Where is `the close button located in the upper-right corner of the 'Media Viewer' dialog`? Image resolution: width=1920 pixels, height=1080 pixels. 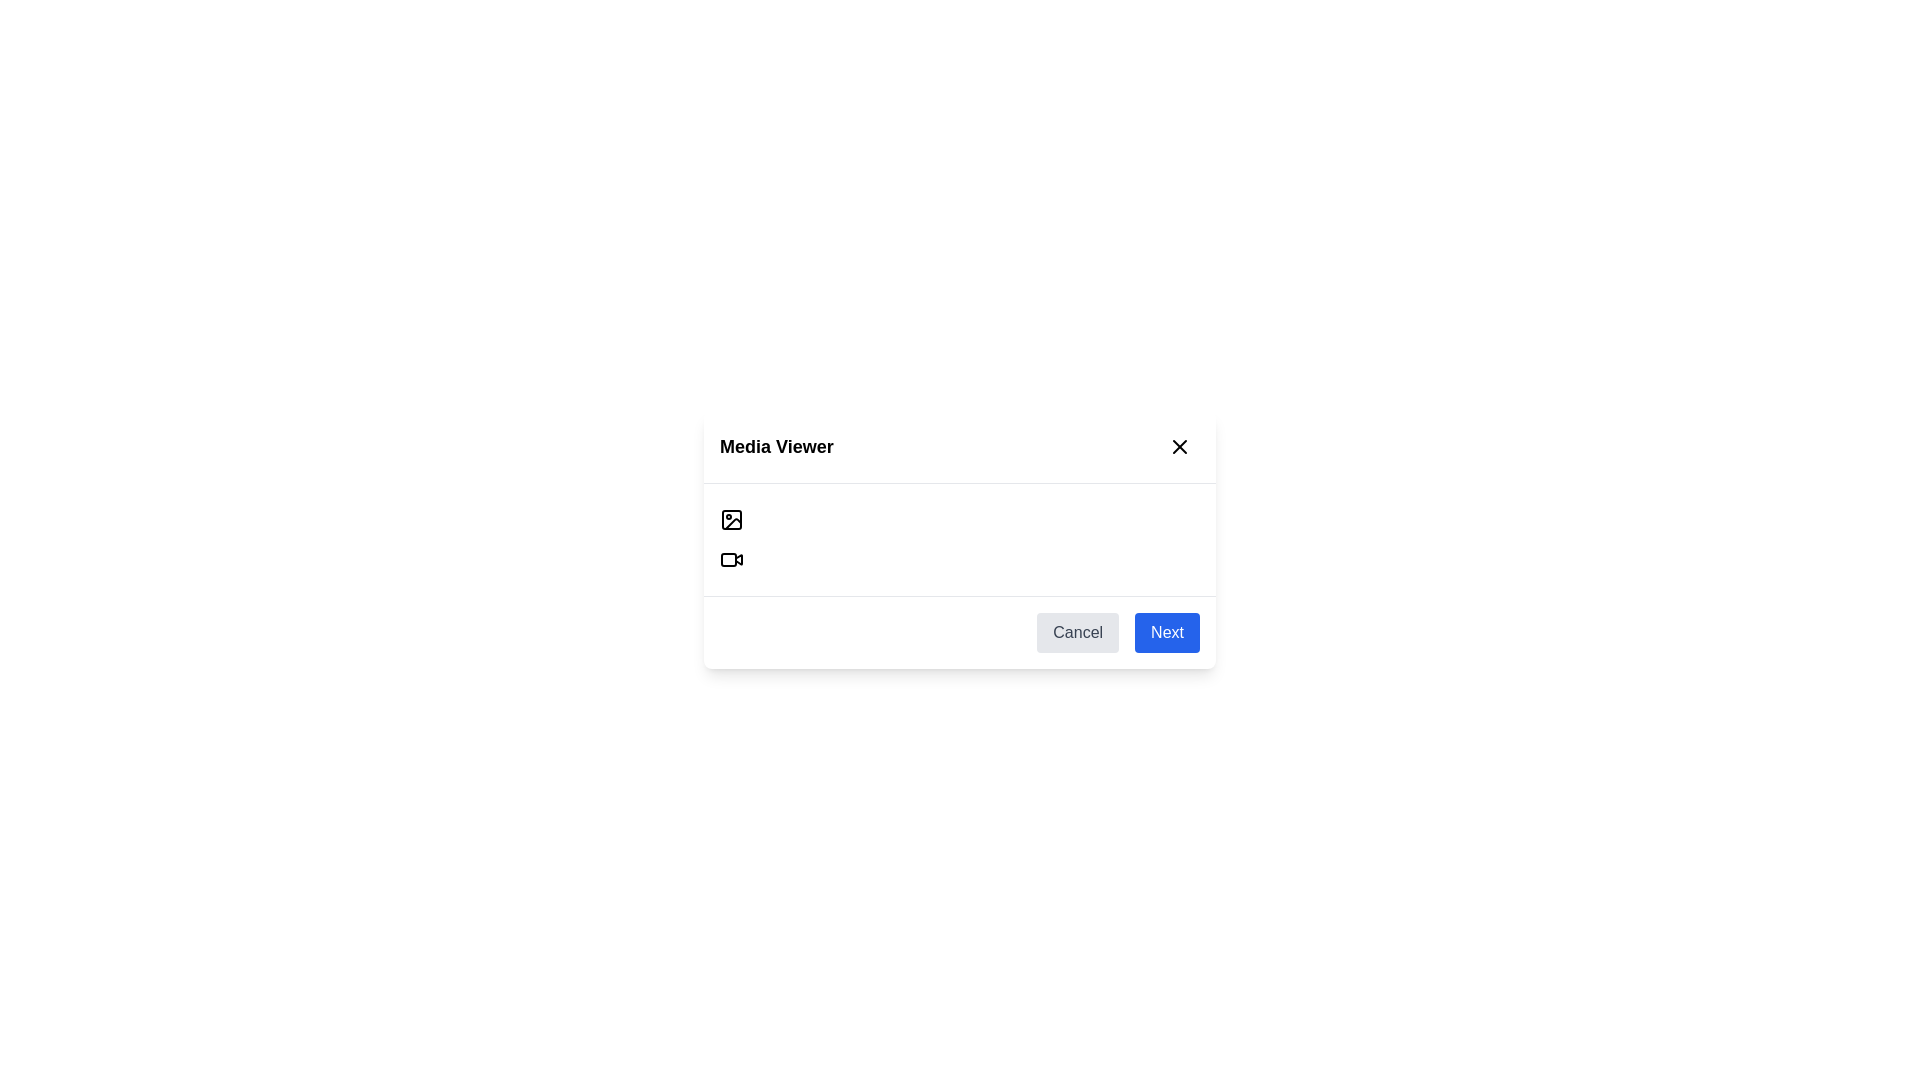 the close button located in the upper-right corner of the 'Media Viewer' dialog is located at coordinates (1180, 446).